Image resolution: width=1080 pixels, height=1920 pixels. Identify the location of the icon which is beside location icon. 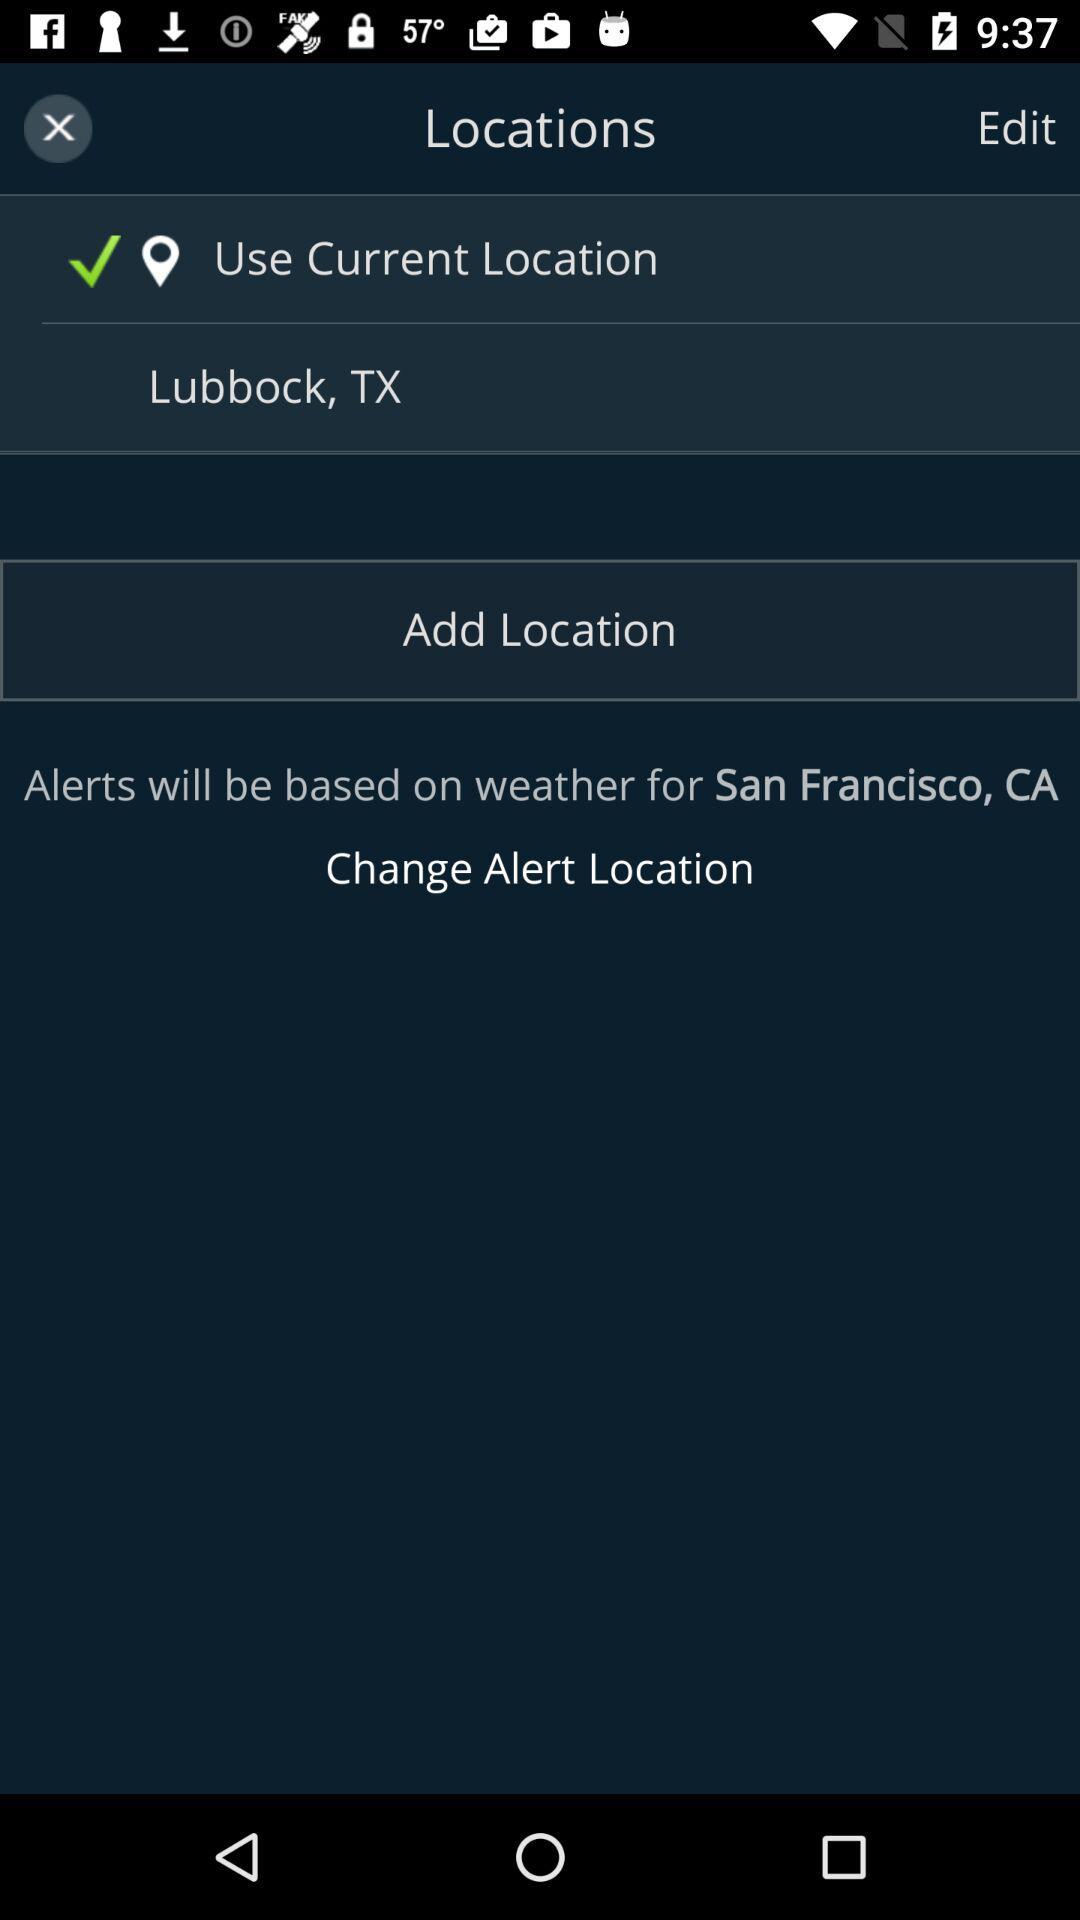
(94, 261).